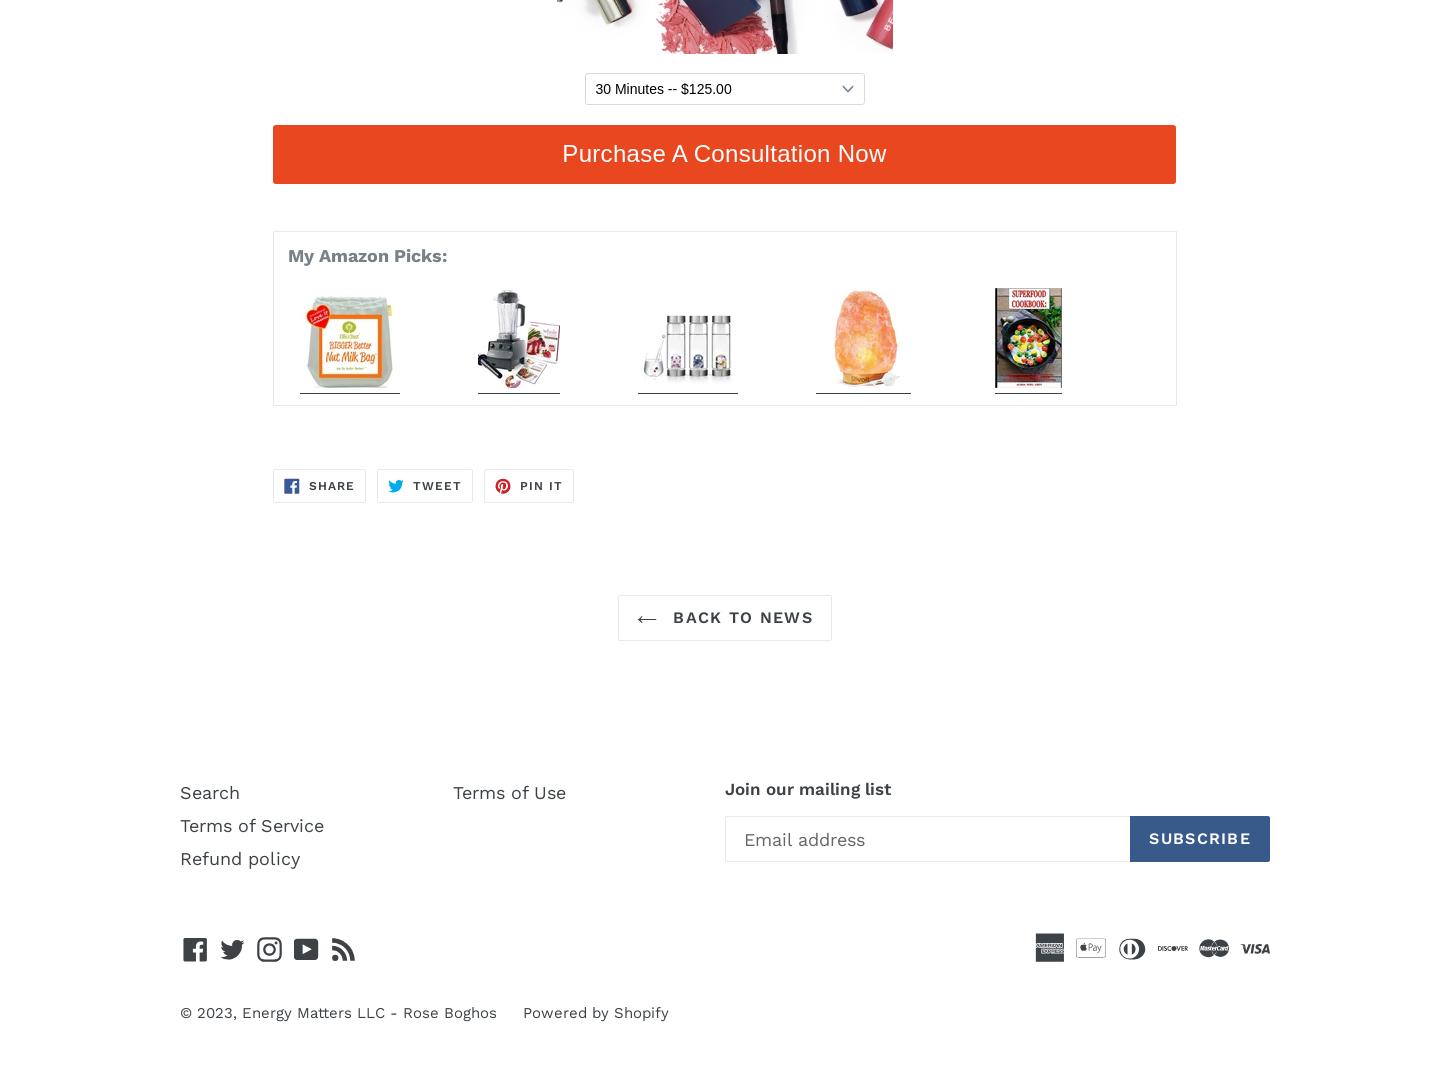  I want to click on 'Search', so click(178, 790).